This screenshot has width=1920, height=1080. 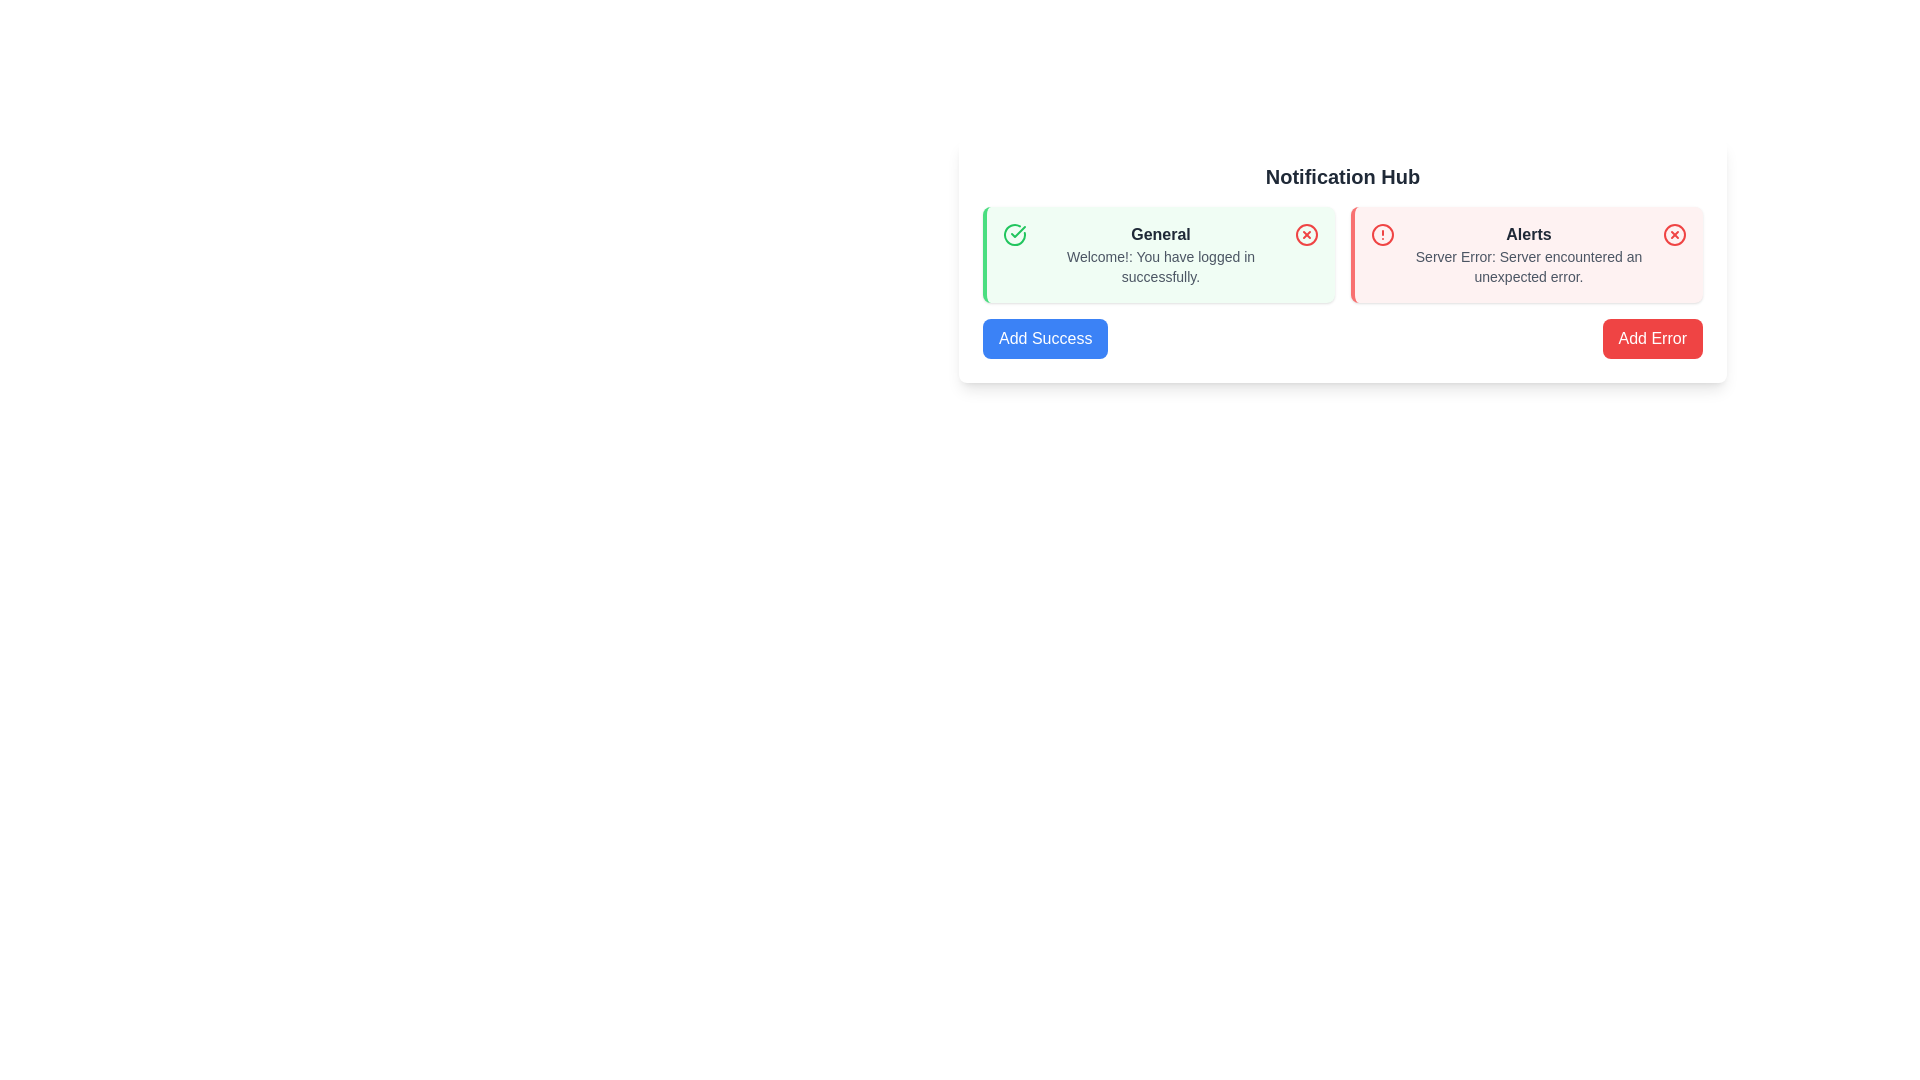 I want to click on the 'General' text label element, so click(x=1161, y=234).